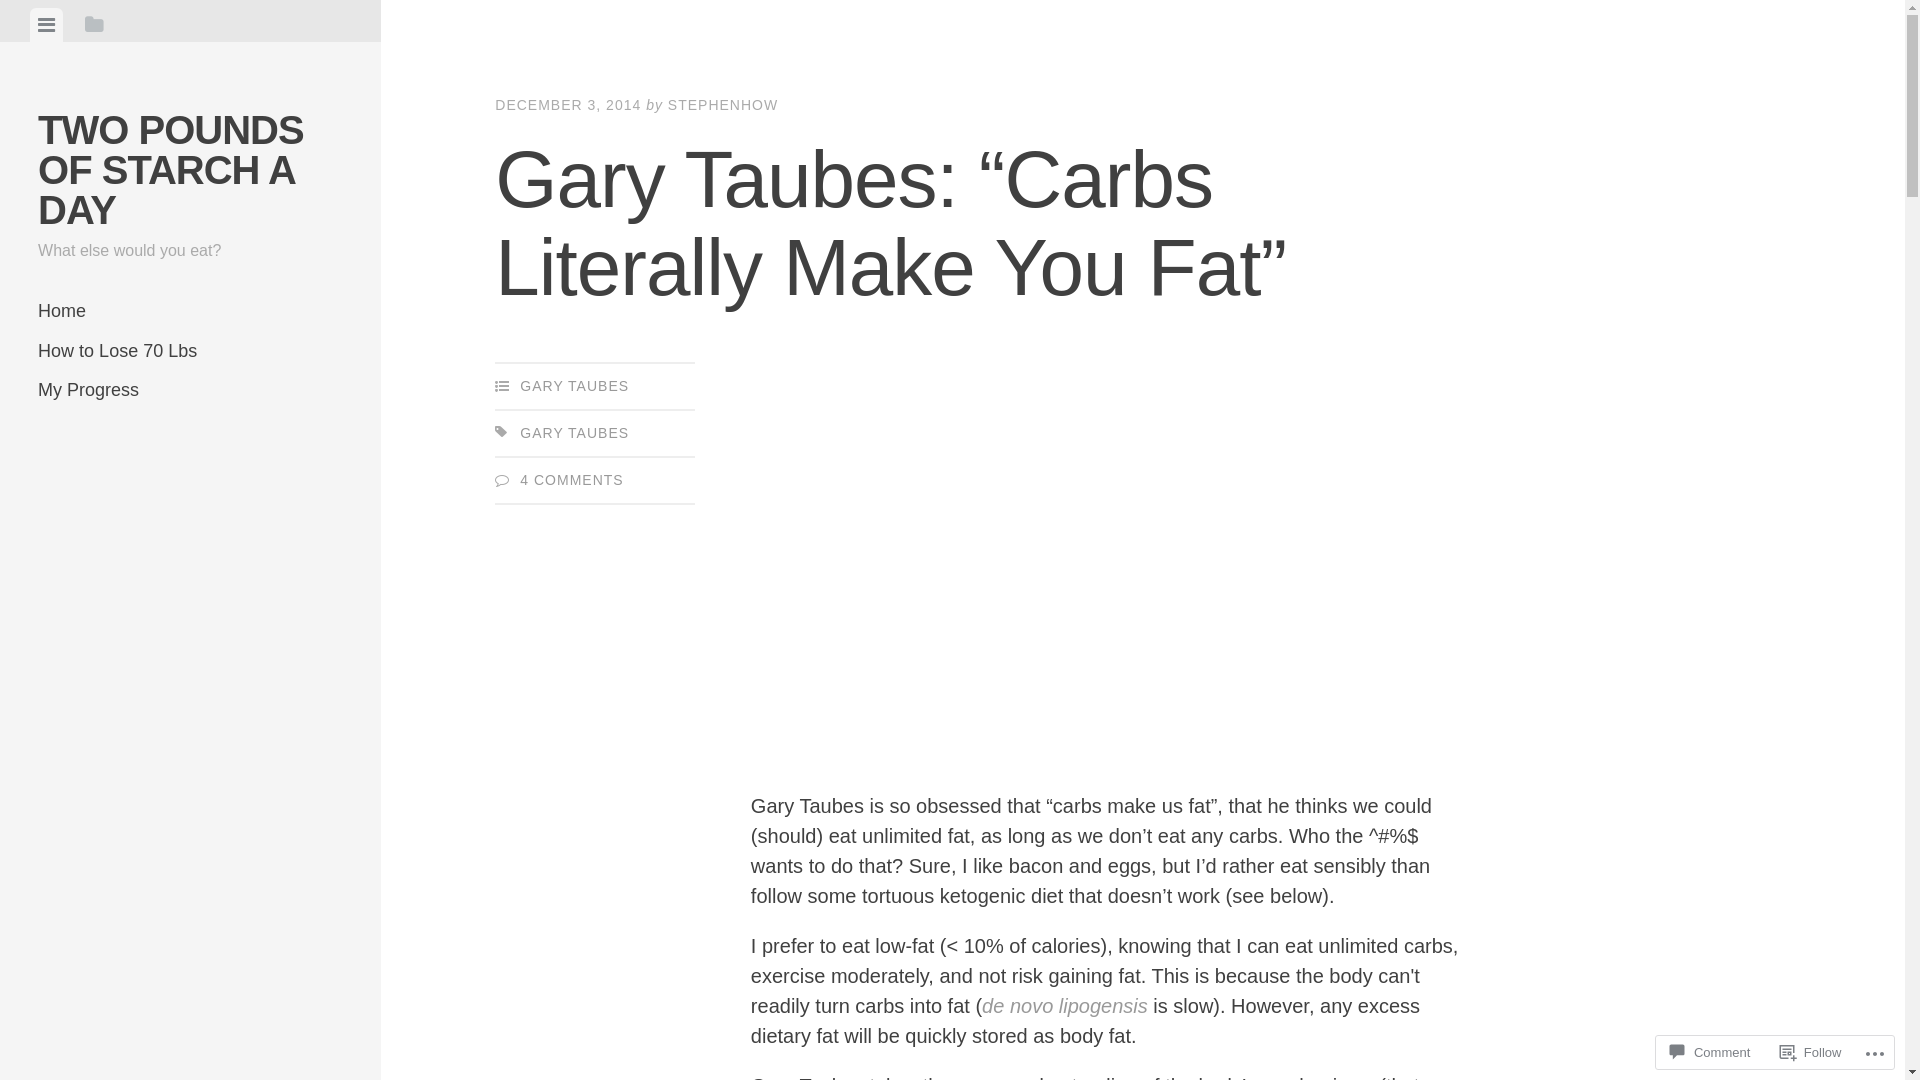  Describe the element at coordinates (171, 168) in the screenshot. I see `'TWO POUNDS OF STARCH A DAY'` at that location.